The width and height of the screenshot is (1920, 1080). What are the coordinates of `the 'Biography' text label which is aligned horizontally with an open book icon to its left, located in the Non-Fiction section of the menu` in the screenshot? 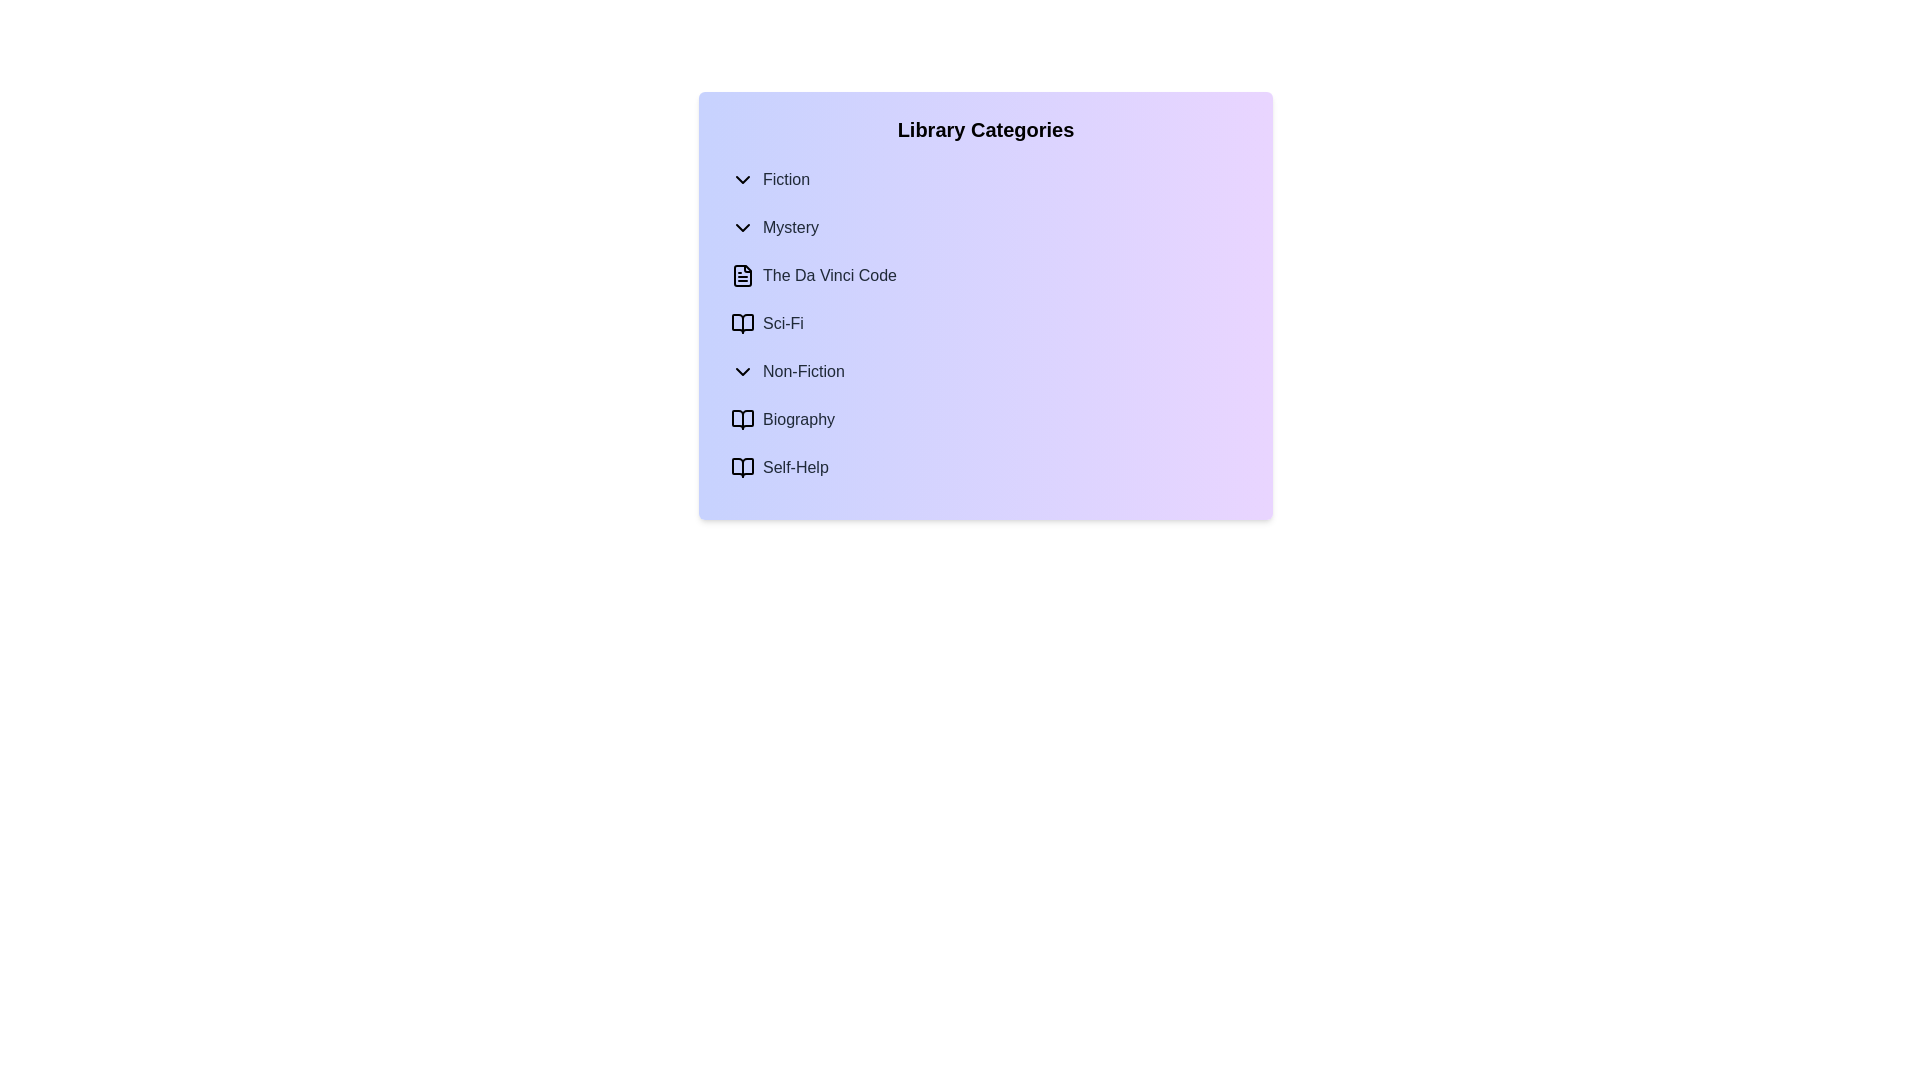 It's located at (798, 419).